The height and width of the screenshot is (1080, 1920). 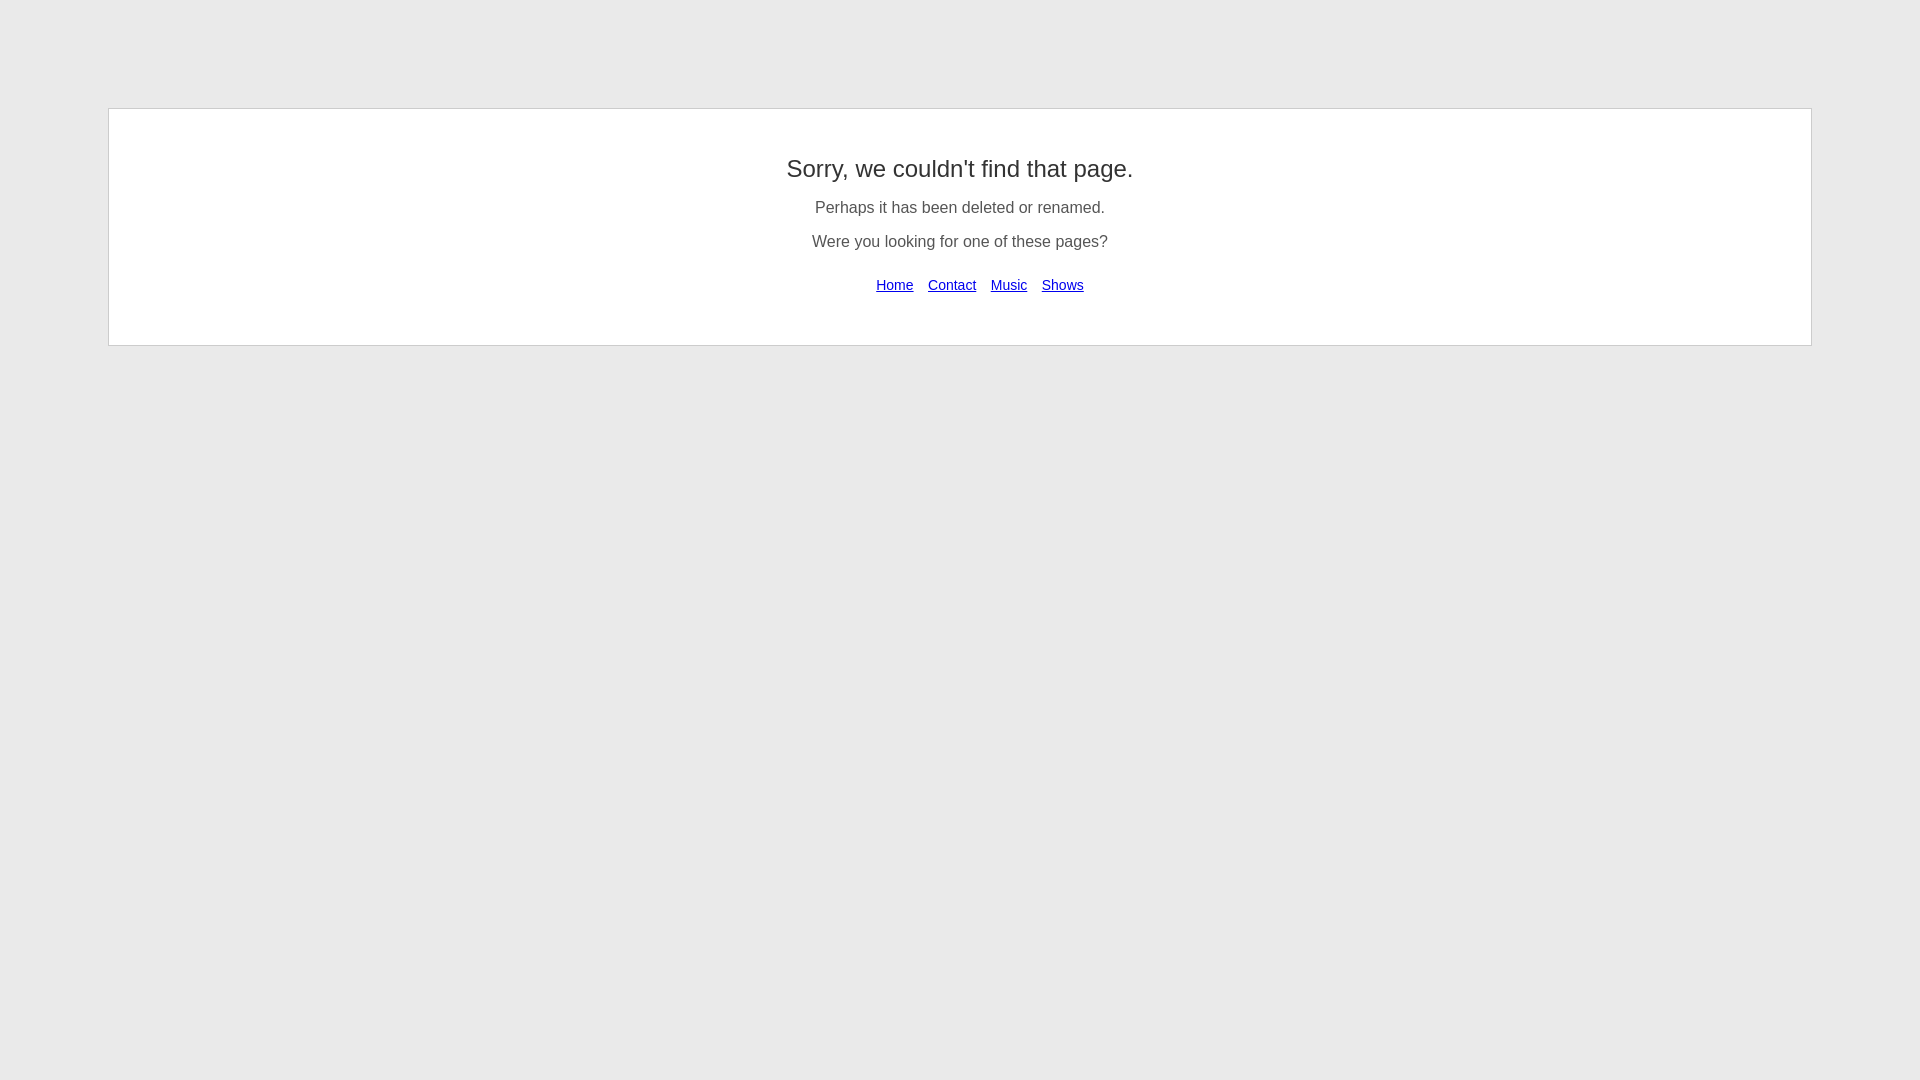 What do you see at coordinates (893, 285) in the screenshot?
I see `'Home'` at bounding box center [893, 285].